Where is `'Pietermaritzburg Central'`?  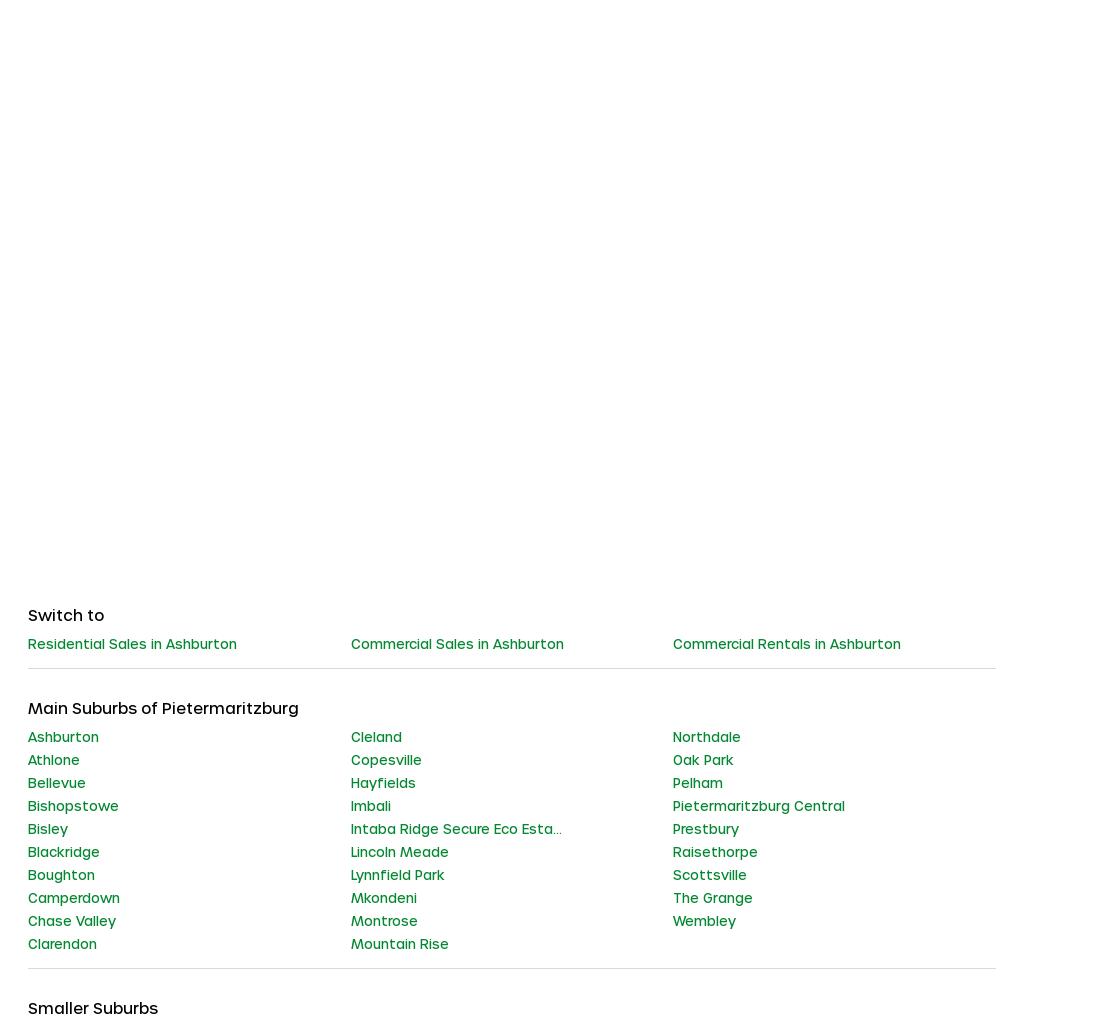 'Pietermaritzburg Central' is located at coordinates (758, 803).